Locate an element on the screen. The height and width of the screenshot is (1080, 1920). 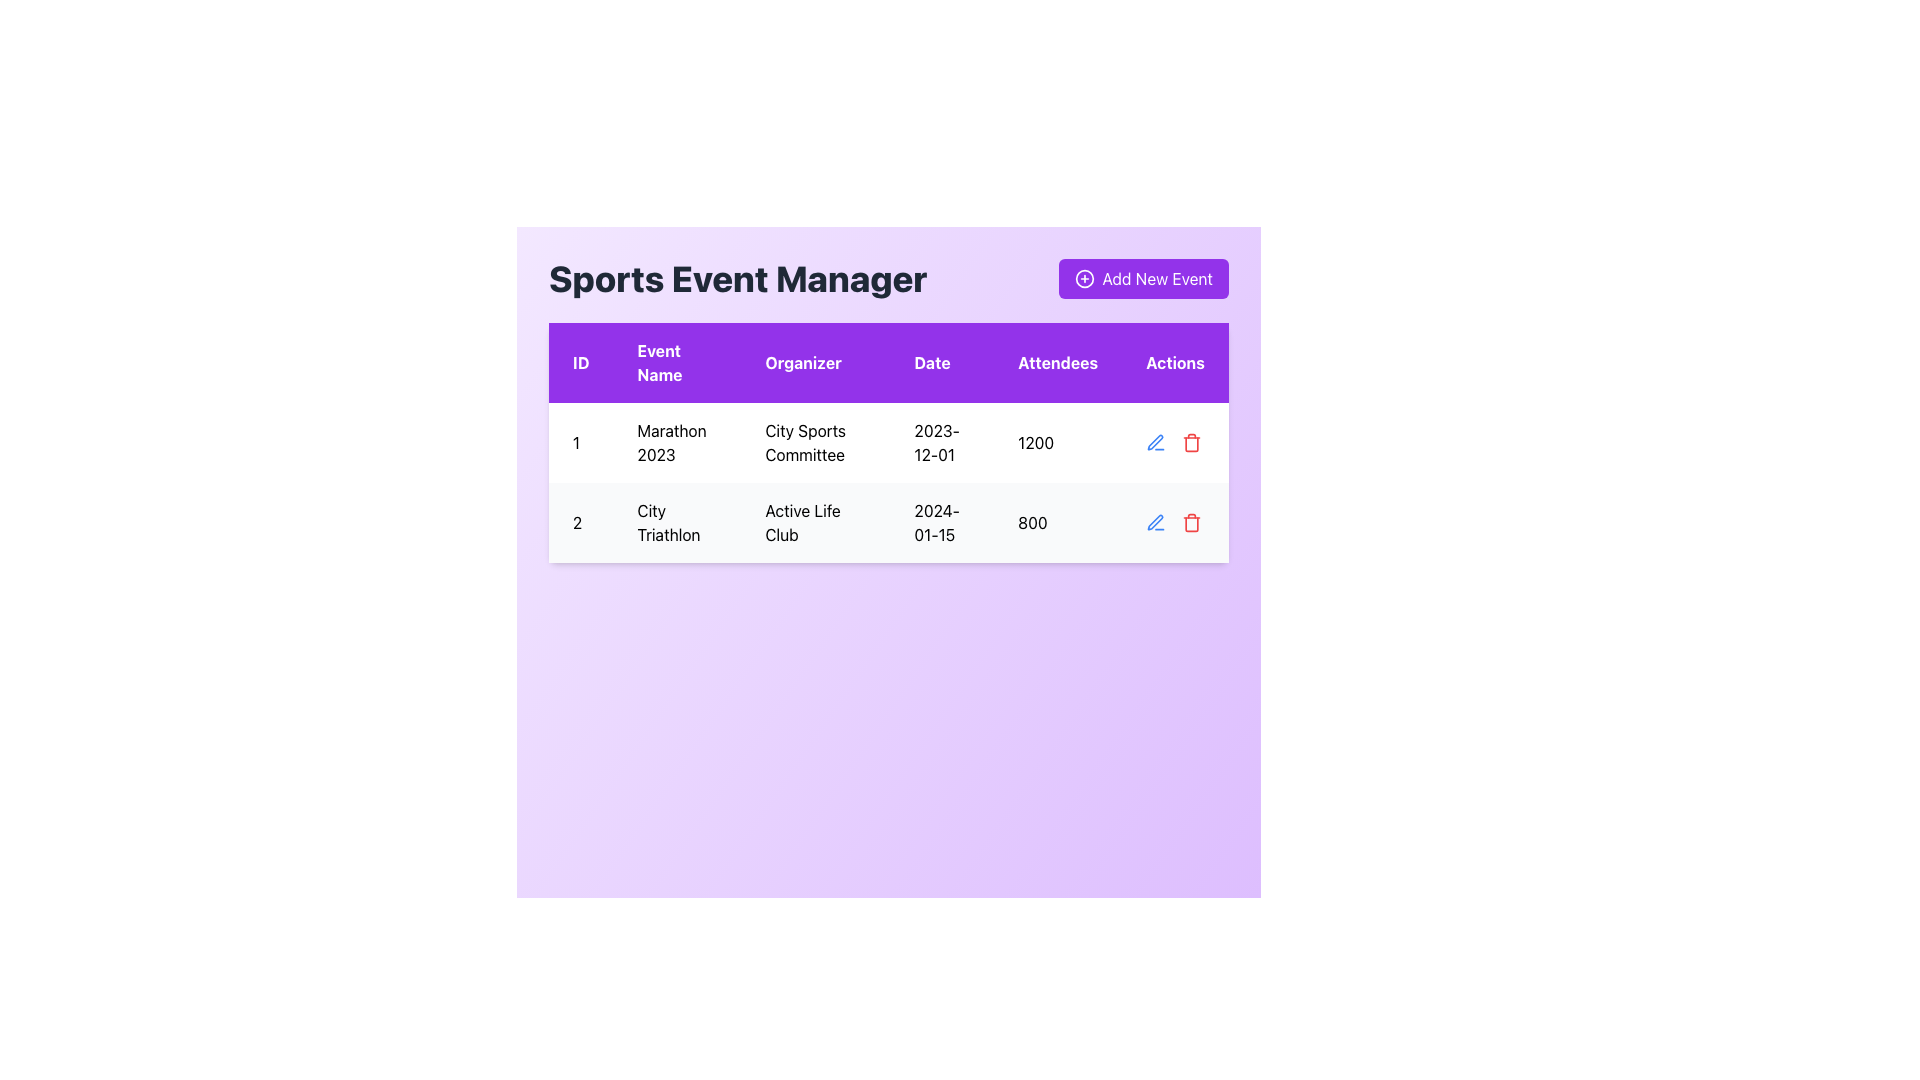
the unique identifier text for 'City Triathlon' located in the ID column of the second row of the table is located at coordinates (580, 522).